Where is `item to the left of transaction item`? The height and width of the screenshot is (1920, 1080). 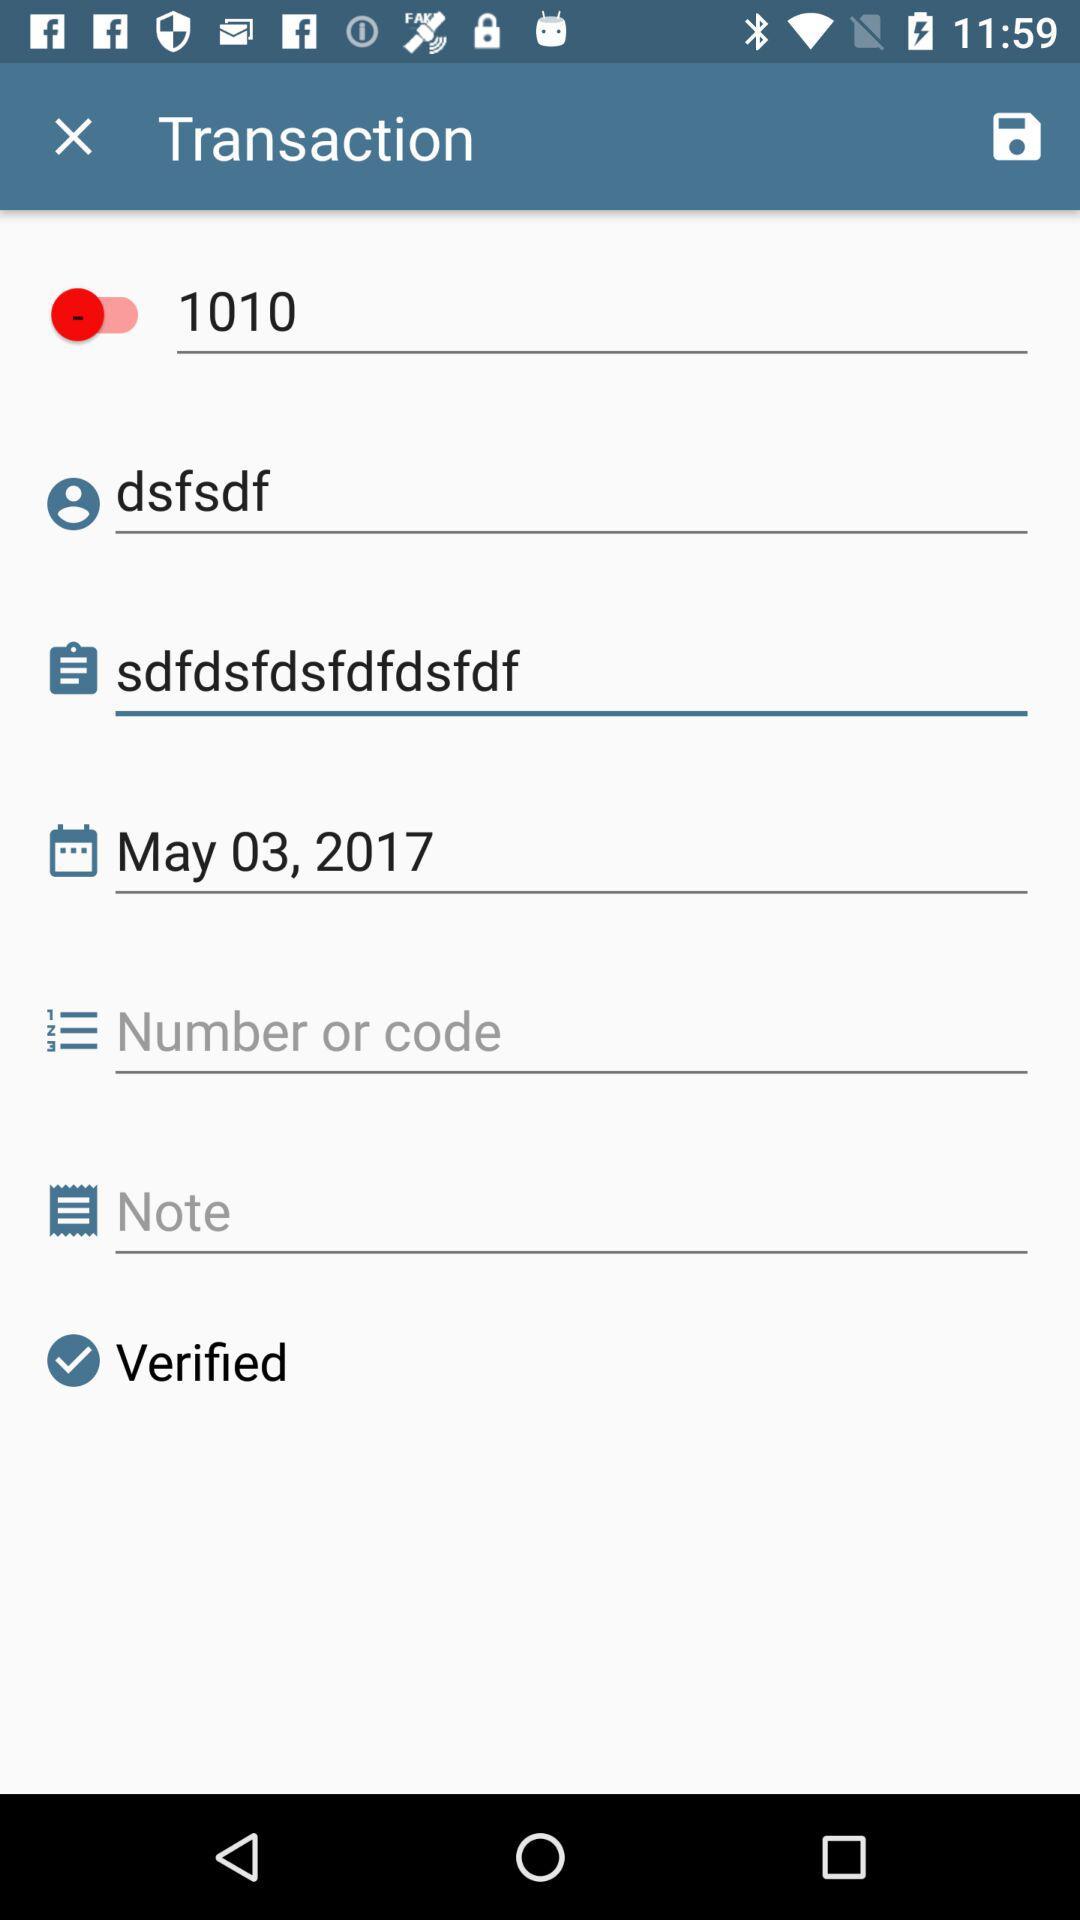
item to the left of transaction item is located at coordinates (72, 135).